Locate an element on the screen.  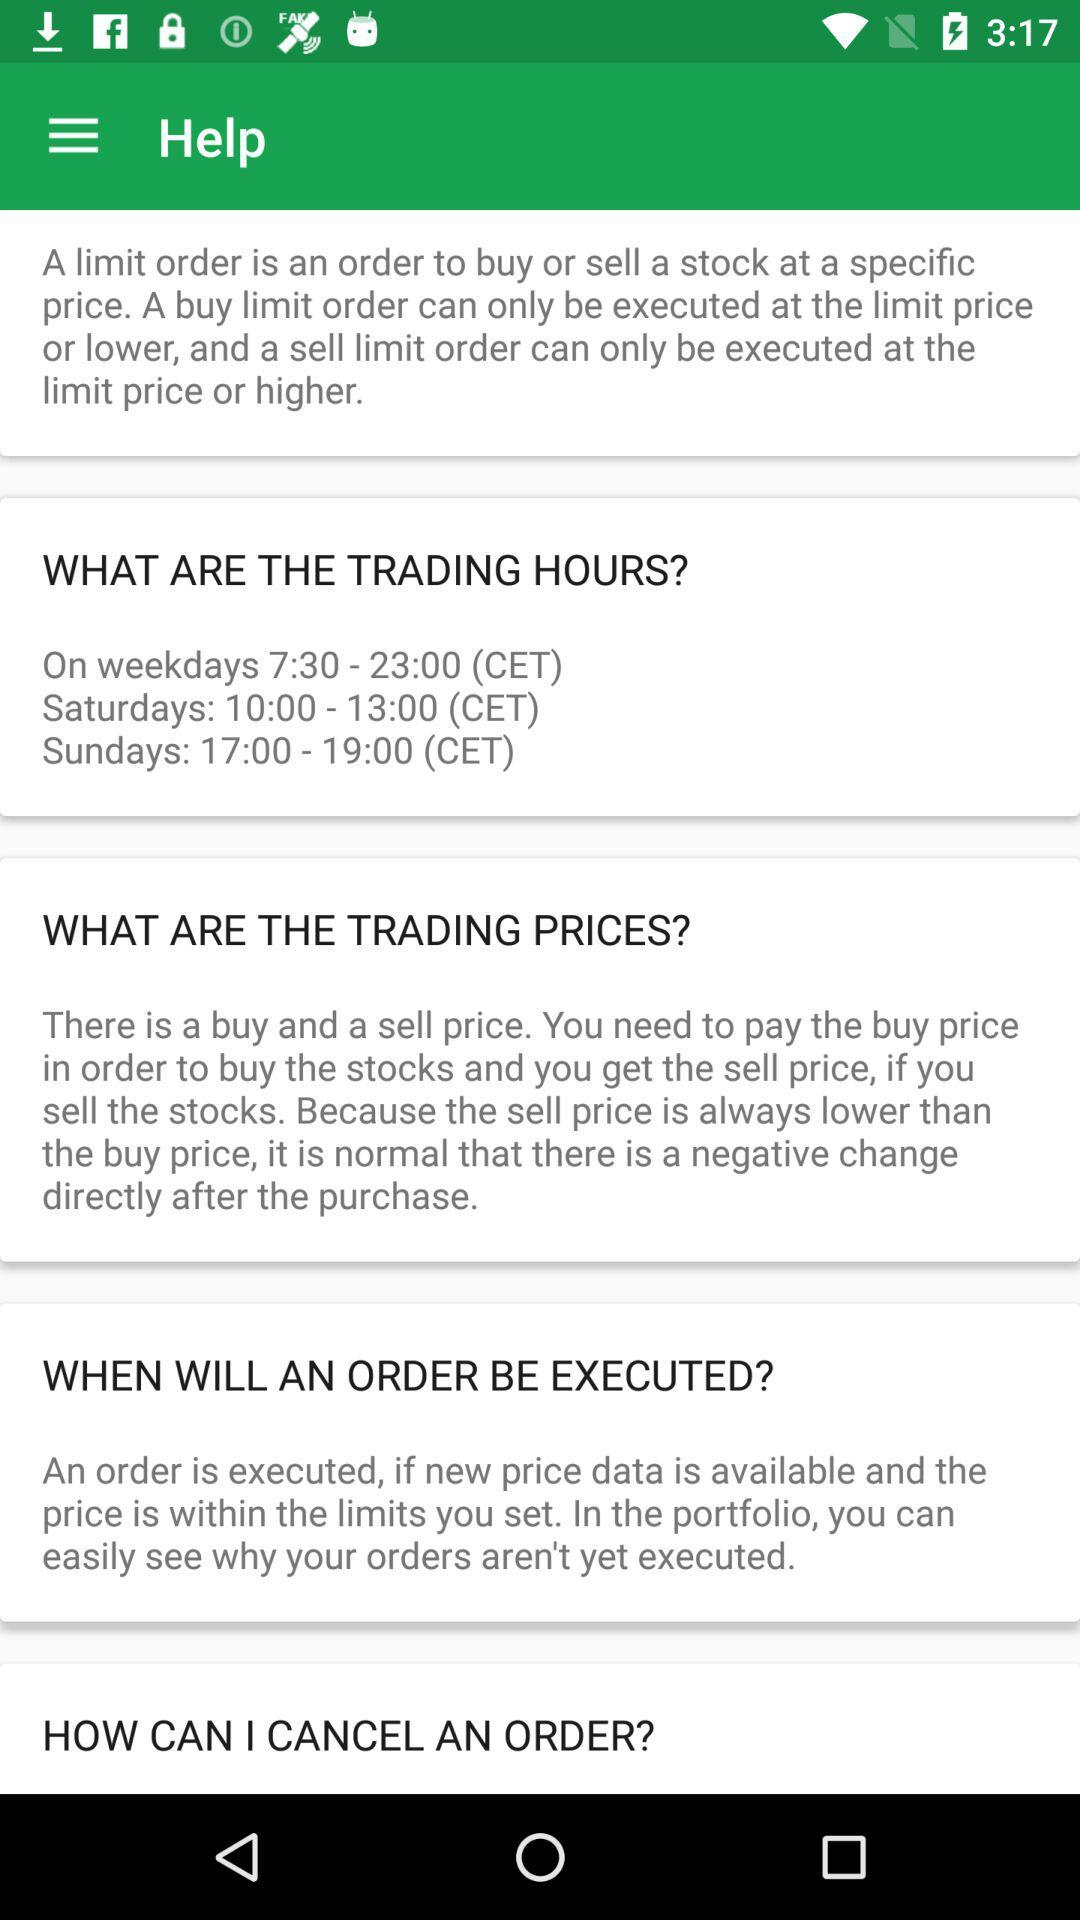
icon below the an order is item is located at coordinates (540, 1732).